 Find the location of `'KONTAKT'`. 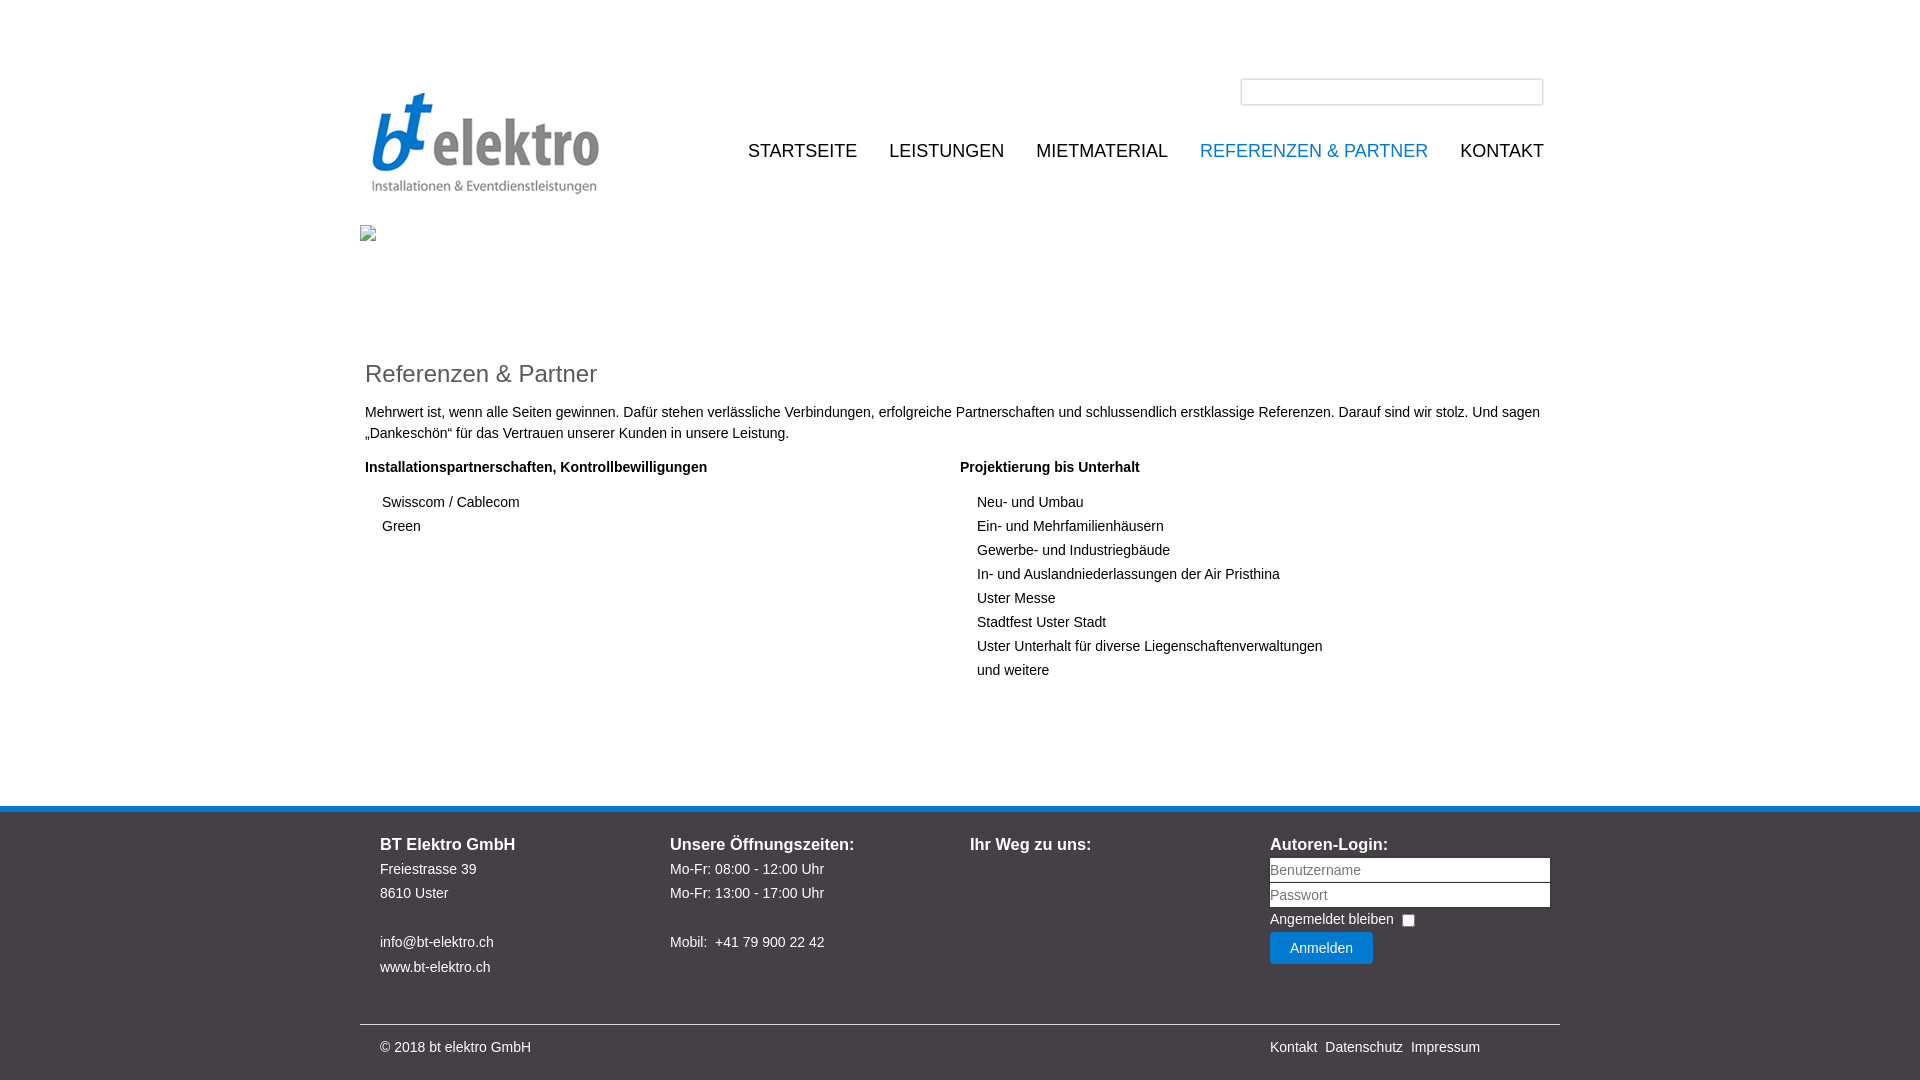

'KONTAKT' is located at coordinates (1502, 149).